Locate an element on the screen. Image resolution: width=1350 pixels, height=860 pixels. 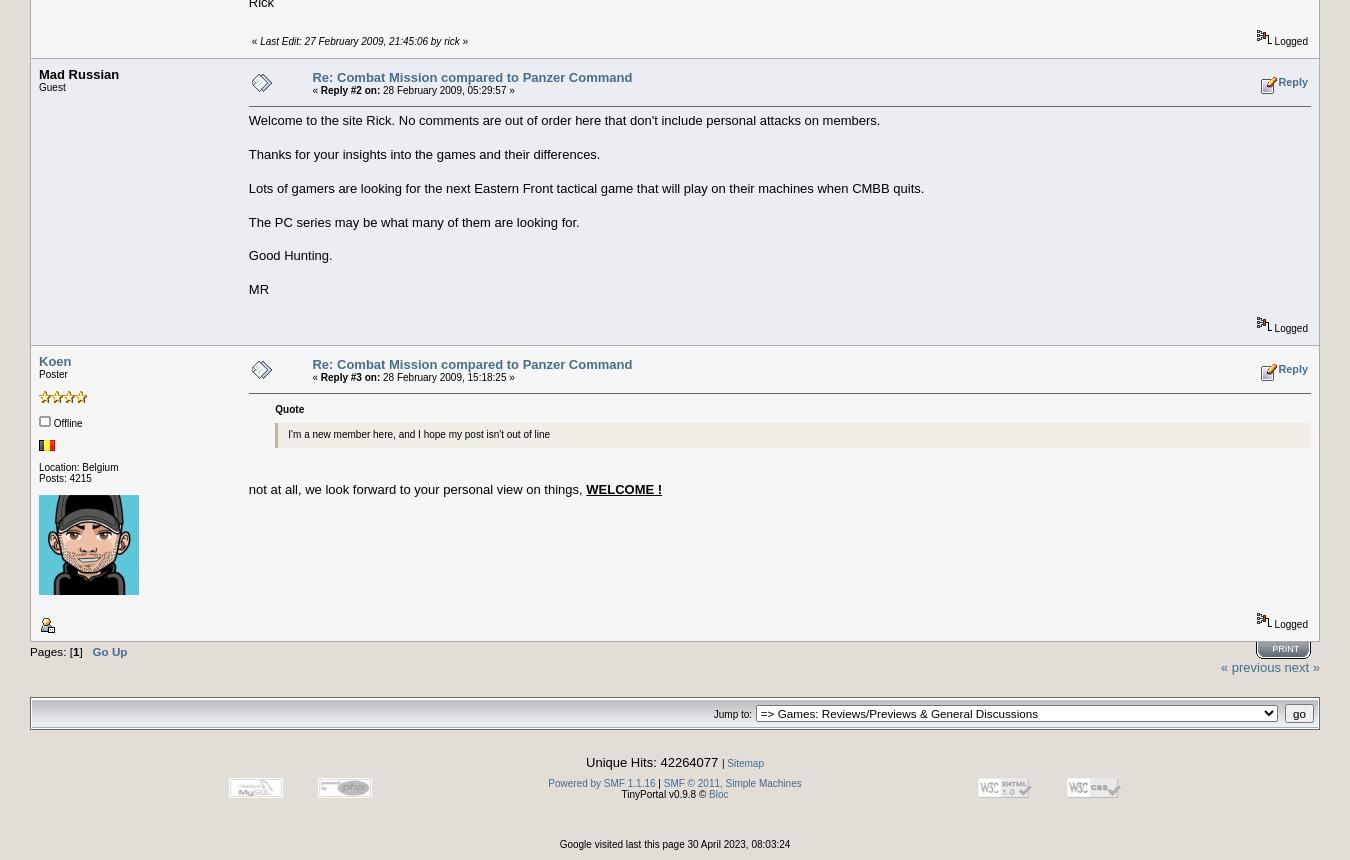
'Pages: [' is located at coordinates (50, 650).